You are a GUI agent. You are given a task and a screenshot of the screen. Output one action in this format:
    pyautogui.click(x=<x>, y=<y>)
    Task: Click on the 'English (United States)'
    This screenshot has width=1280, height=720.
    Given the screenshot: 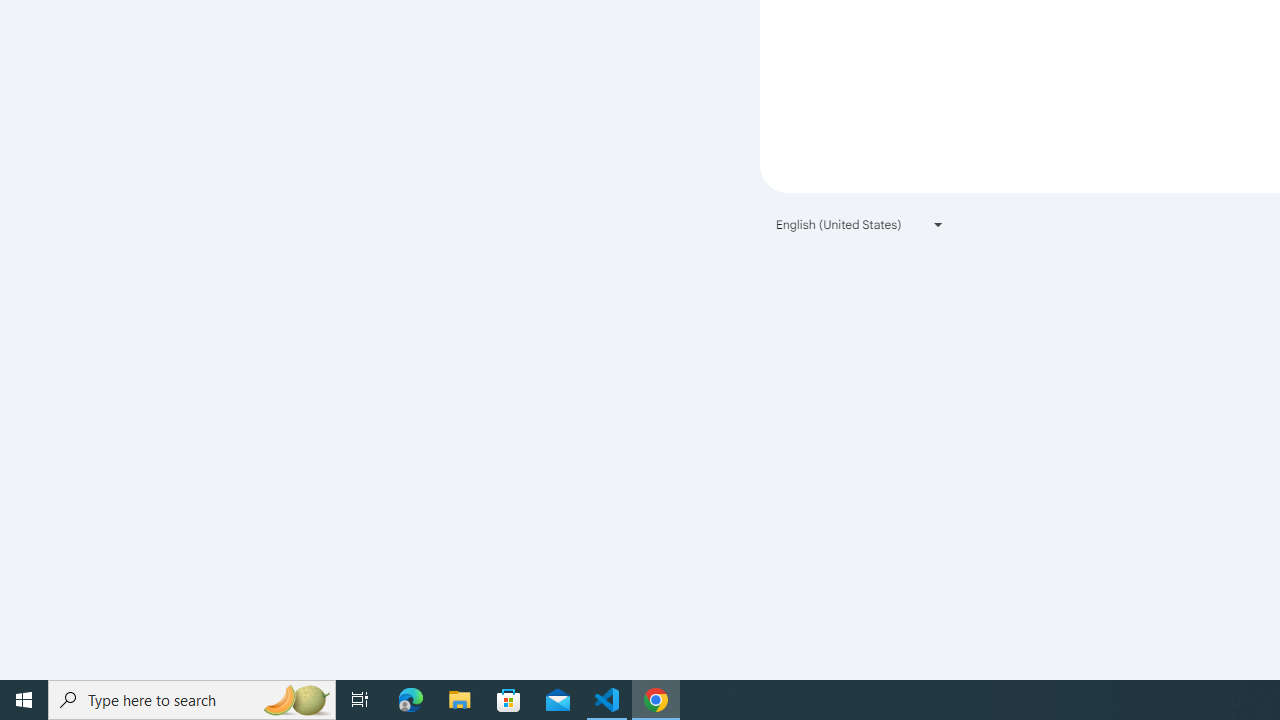 What is the action you would take?
    pyautogui.click(x=860, y=224)
    